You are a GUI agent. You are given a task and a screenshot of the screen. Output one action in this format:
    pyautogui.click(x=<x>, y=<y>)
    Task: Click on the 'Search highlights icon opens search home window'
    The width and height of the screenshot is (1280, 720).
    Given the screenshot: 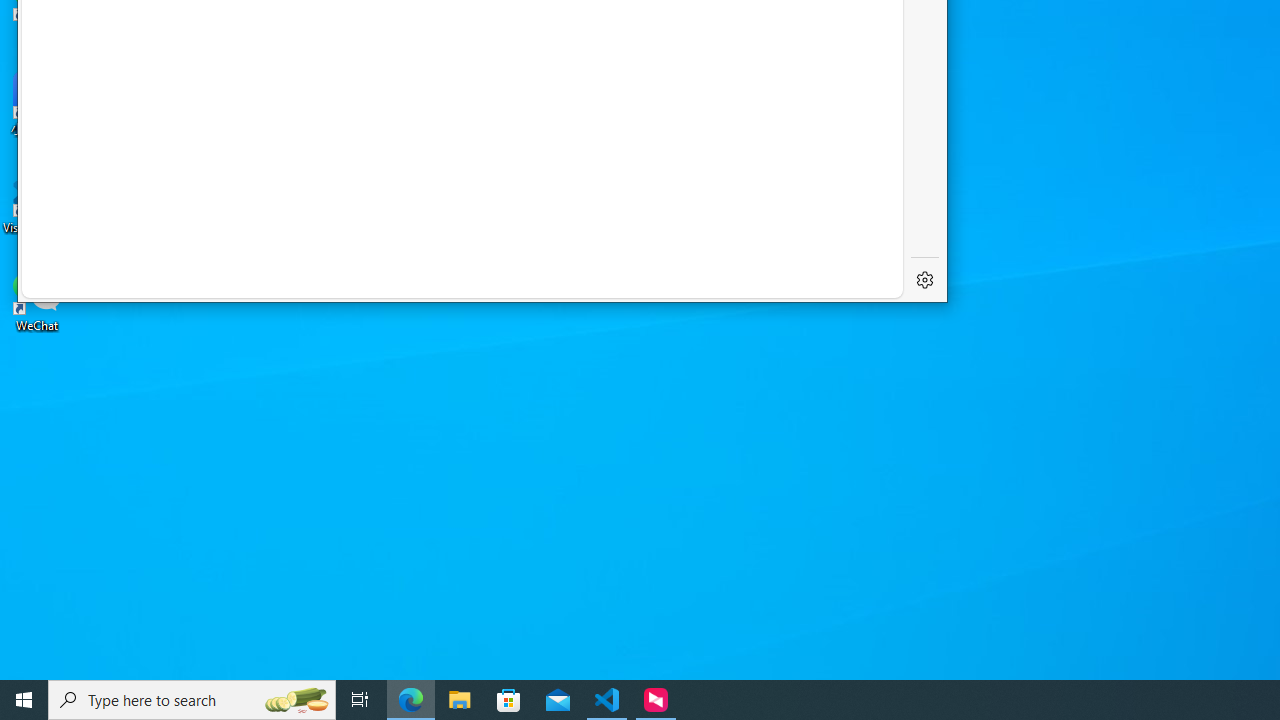 What is the action you would take?
    pyautogui.click(x=294, y=698)
    